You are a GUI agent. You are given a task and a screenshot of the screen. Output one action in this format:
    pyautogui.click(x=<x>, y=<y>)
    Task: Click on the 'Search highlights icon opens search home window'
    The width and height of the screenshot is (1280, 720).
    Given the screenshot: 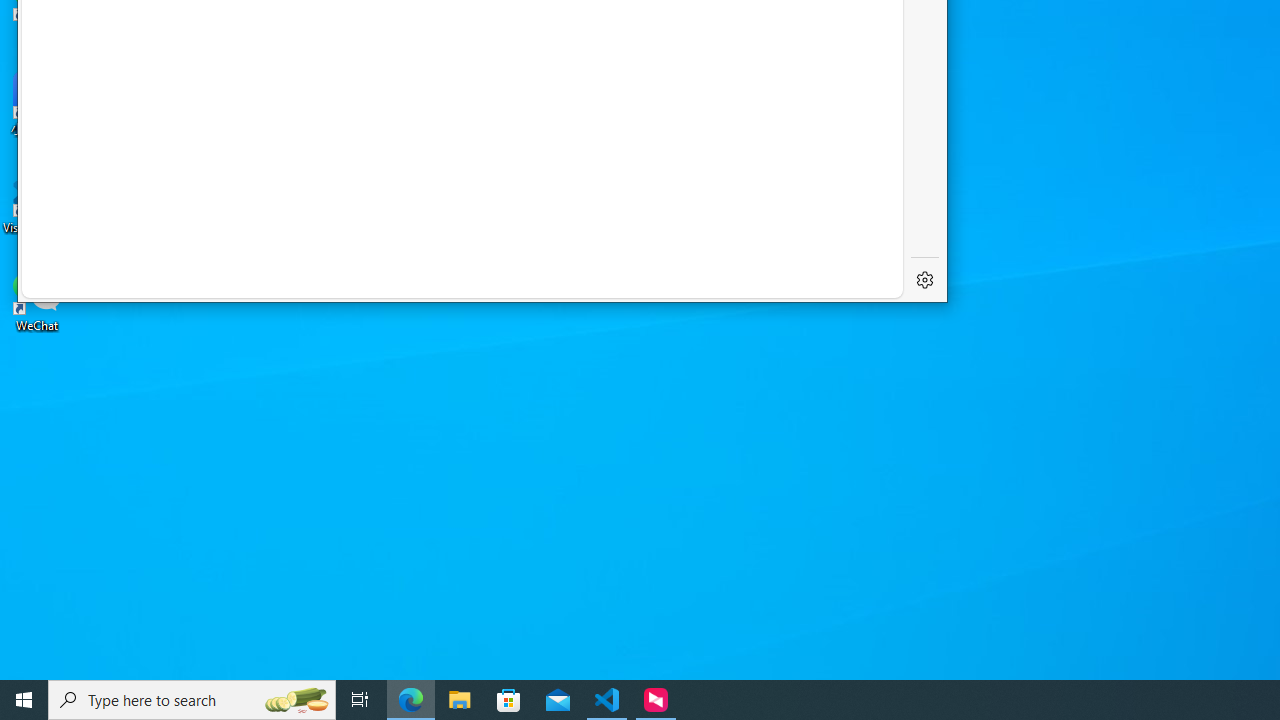 What is the action you would take?
    pyautogui.click(x=294, y=698)
    